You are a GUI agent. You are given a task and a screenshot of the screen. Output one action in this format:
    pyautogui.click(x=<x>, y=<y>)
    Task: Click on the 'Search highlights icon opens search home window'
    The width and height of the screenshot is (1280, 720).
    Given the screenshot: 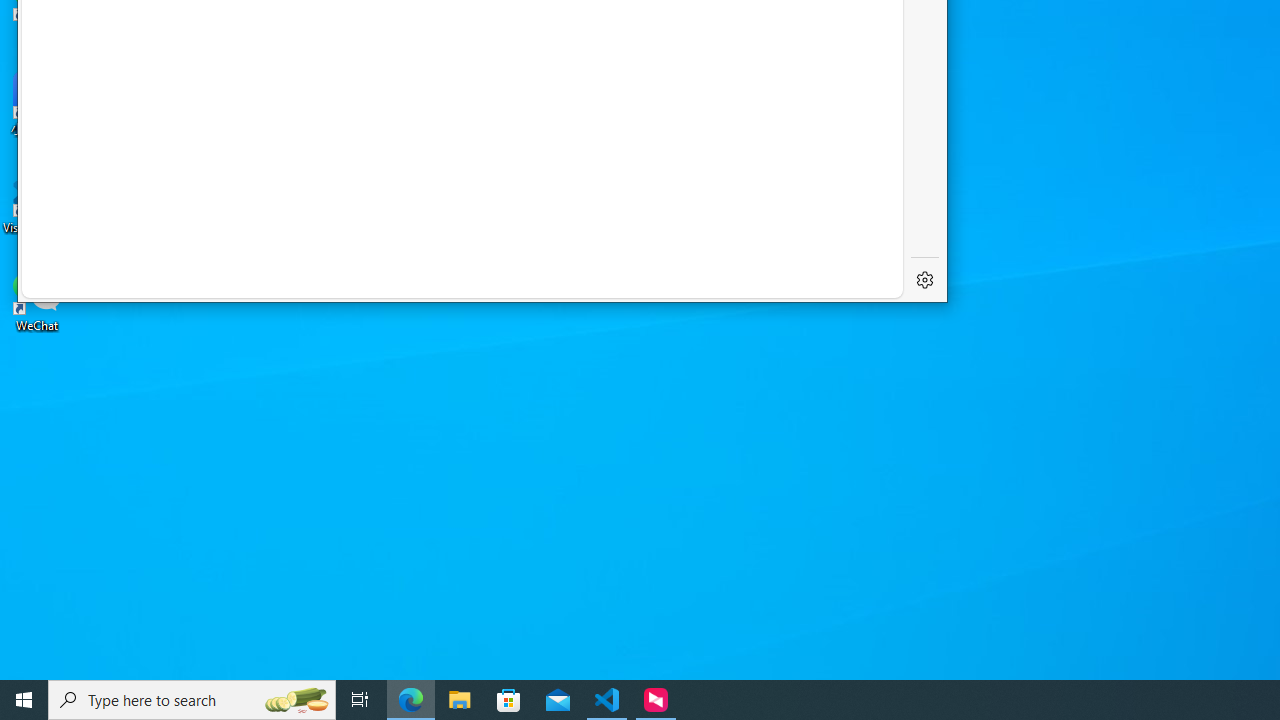 What is the action you would take?
    pyautogui.click(x=294, y=698)
    